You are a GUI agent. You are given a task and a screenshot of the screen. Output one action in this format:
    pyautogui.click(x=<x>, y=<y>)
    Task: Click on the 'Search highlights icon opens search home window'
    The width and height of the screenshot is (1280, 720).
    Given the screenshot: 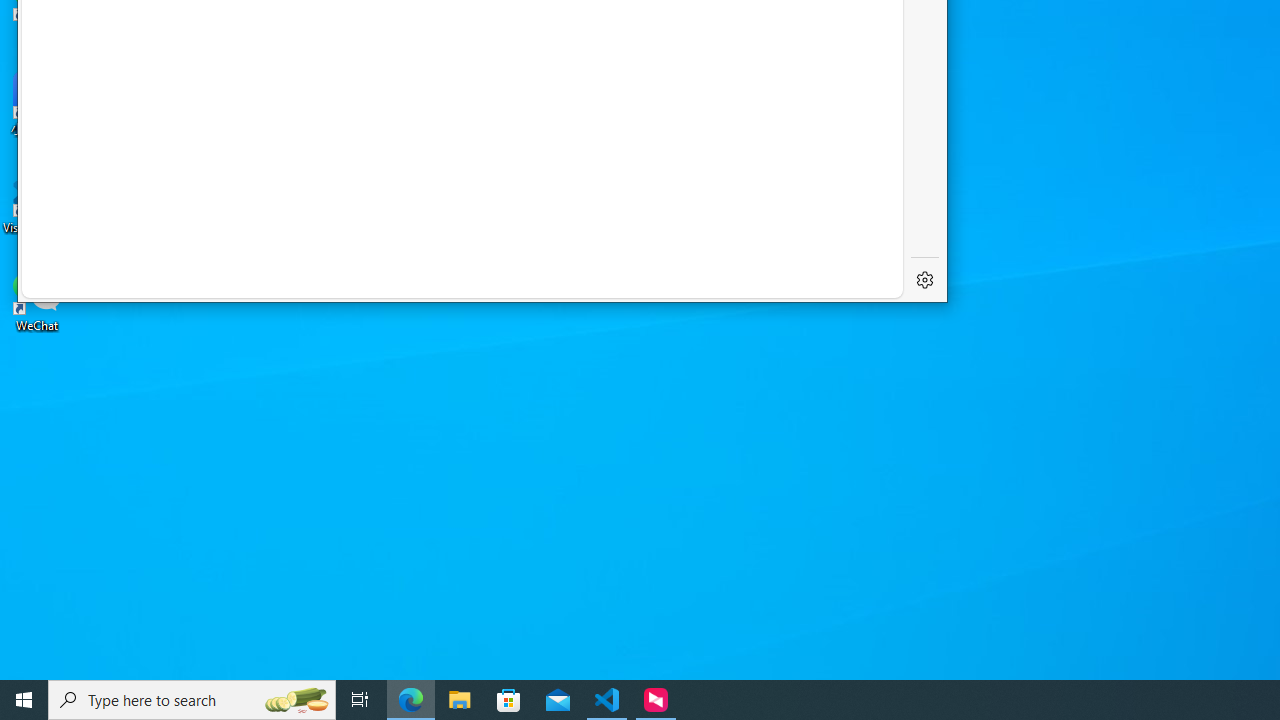 What is the action you would take?
    pyautogui.click(x=294, y=698)
    